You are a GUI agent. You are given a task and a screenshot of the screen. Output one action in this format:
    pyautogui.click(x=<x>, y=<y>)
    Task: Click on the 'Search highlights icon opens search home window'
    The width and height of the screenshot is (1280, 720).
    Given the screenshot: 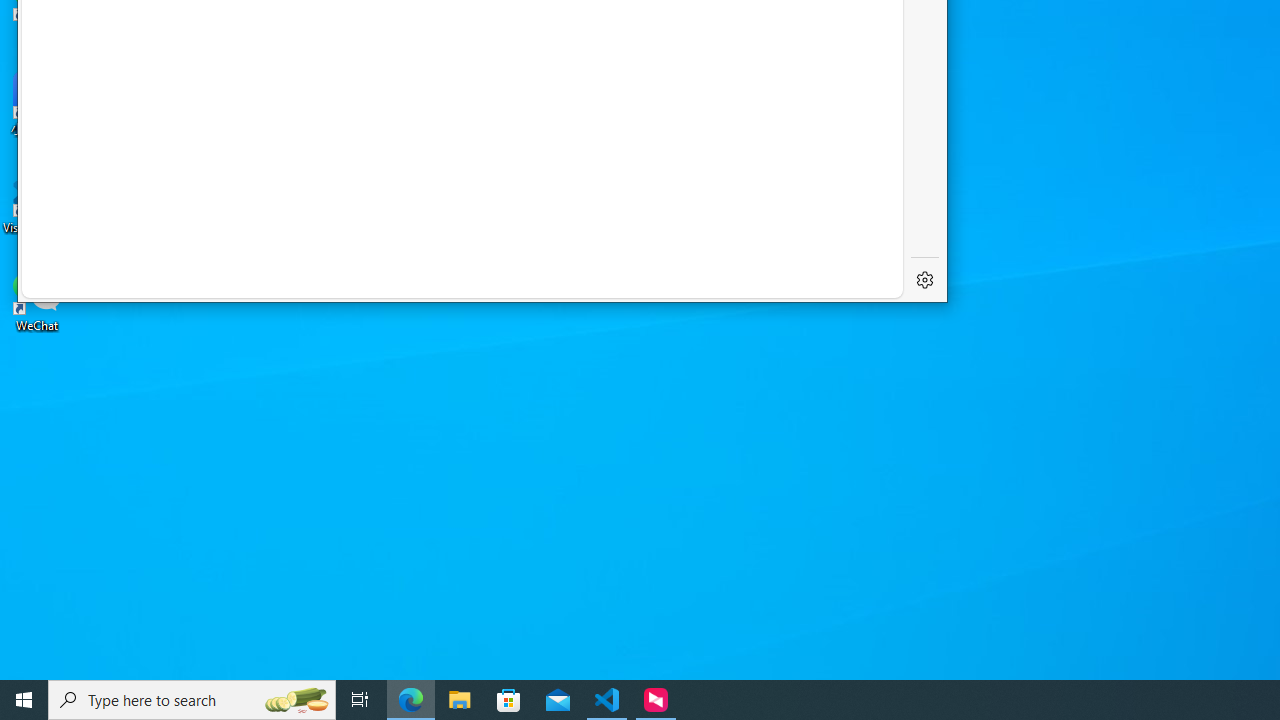 What is the action you would take?
    pyautogui.click(x=294, y=698)
    